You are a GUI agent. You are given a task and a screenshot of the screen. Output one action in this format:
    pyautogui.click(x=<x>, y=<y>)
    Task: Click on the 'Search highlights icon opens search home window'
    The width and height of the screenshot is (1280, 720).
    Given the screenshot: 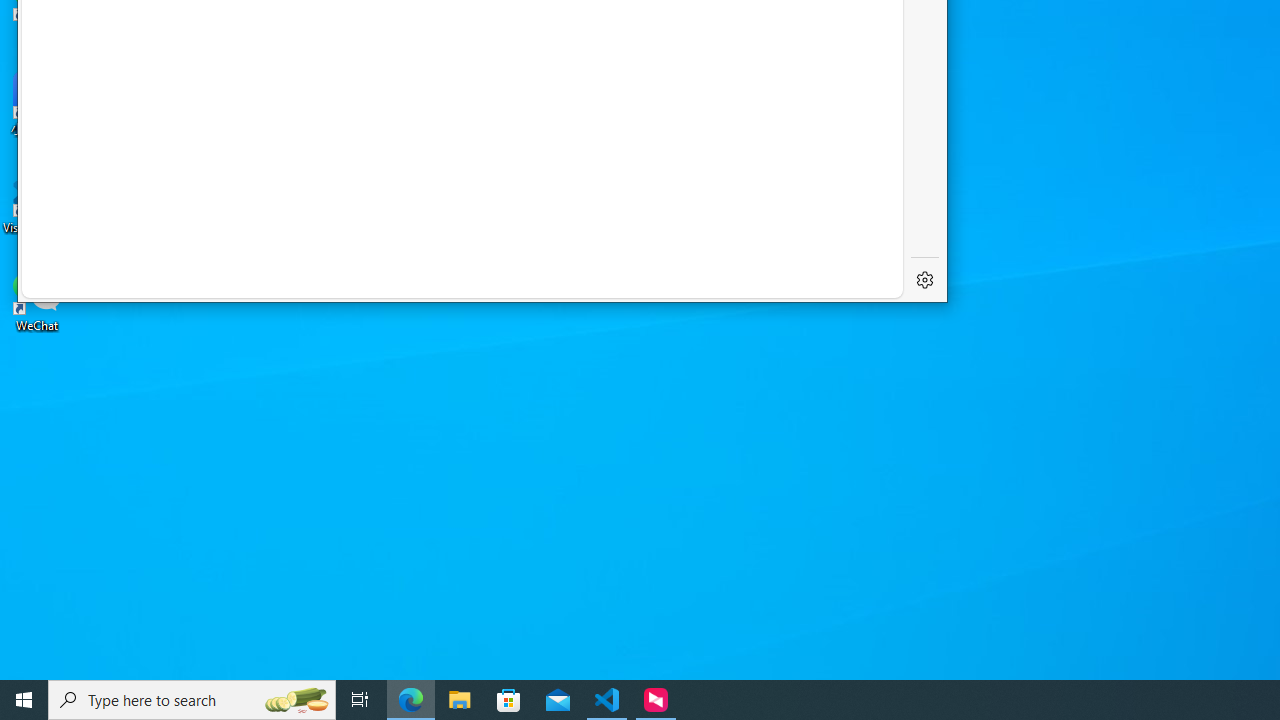 What is the action you would take?
    pyautogui.click(x=294, y=698)
    